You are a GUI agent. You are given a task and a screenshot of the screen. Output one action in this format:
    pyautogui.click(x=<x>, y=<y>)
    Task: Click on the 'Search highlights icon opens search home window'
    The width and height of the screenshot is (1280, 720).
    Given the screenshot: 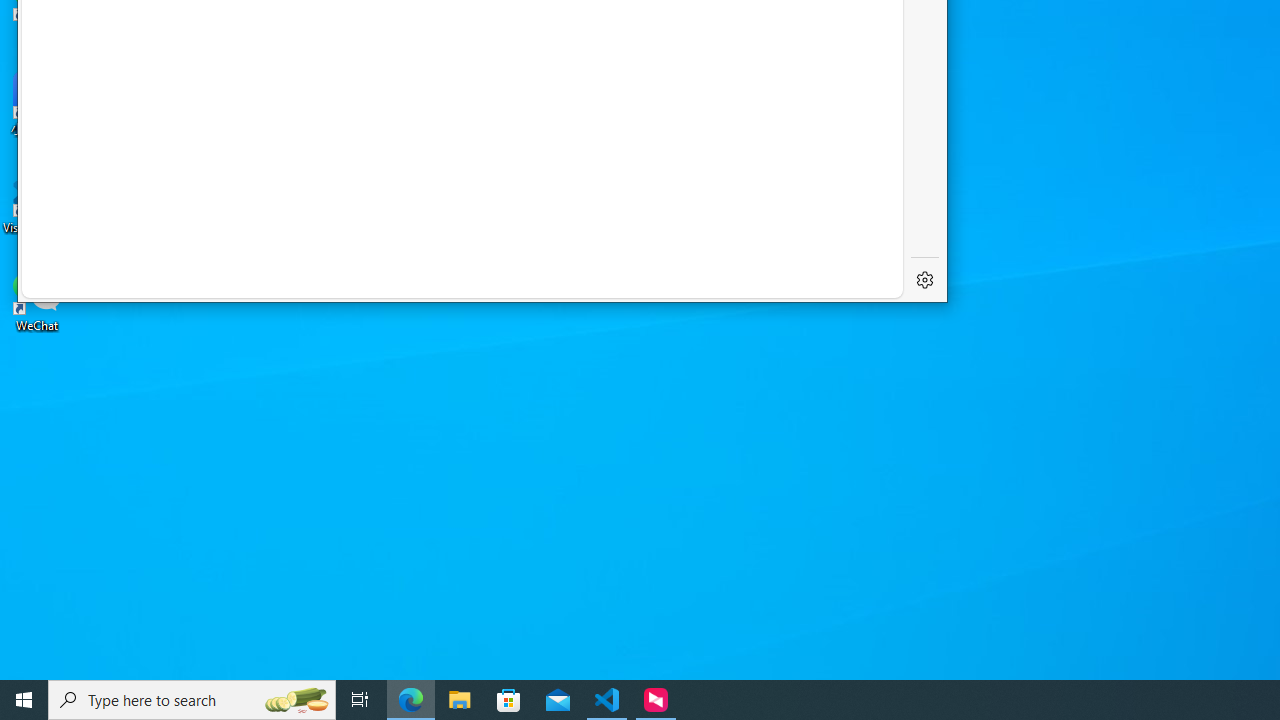 What is the action you would take?
    pyautogui.click(x=294, y=698)
    